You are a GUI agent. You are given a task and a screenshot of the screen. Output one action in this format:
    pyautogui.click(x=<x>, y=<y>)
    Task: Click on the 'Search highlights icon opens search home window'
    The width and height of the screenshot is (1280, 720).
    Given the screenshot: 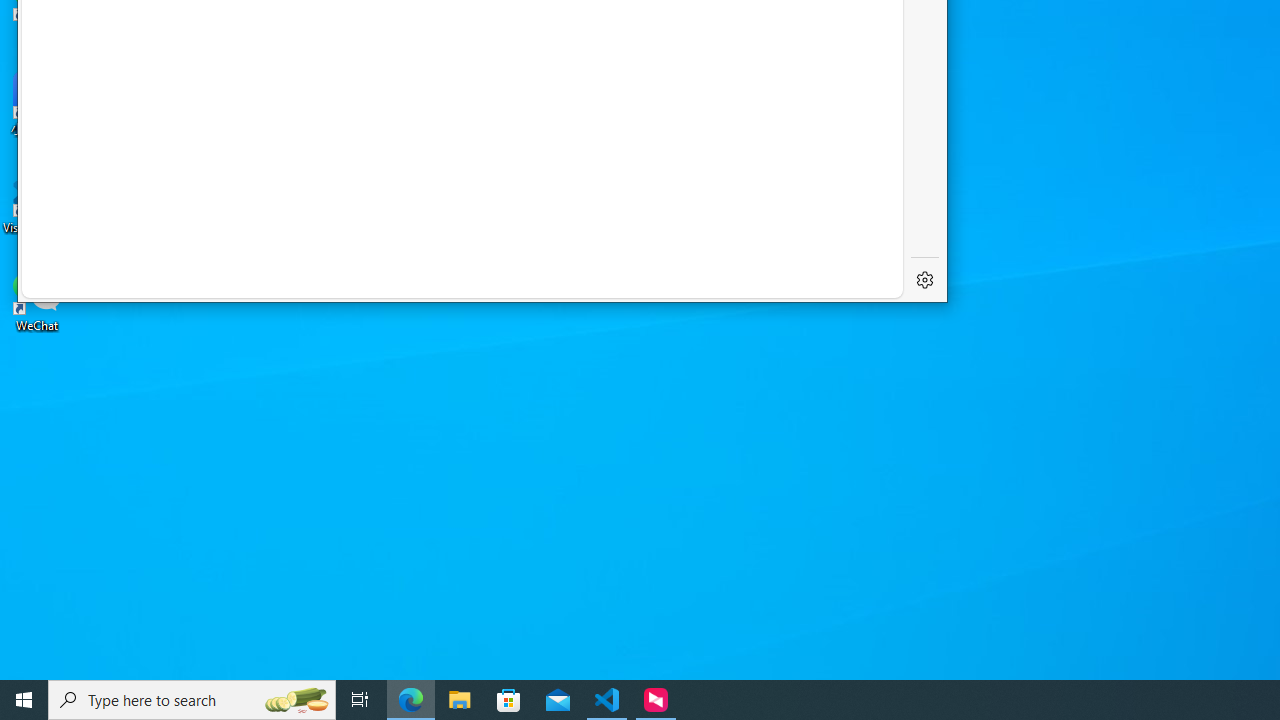 What is the action you would take?
    pyautogui.click(x=294, y=698)
    